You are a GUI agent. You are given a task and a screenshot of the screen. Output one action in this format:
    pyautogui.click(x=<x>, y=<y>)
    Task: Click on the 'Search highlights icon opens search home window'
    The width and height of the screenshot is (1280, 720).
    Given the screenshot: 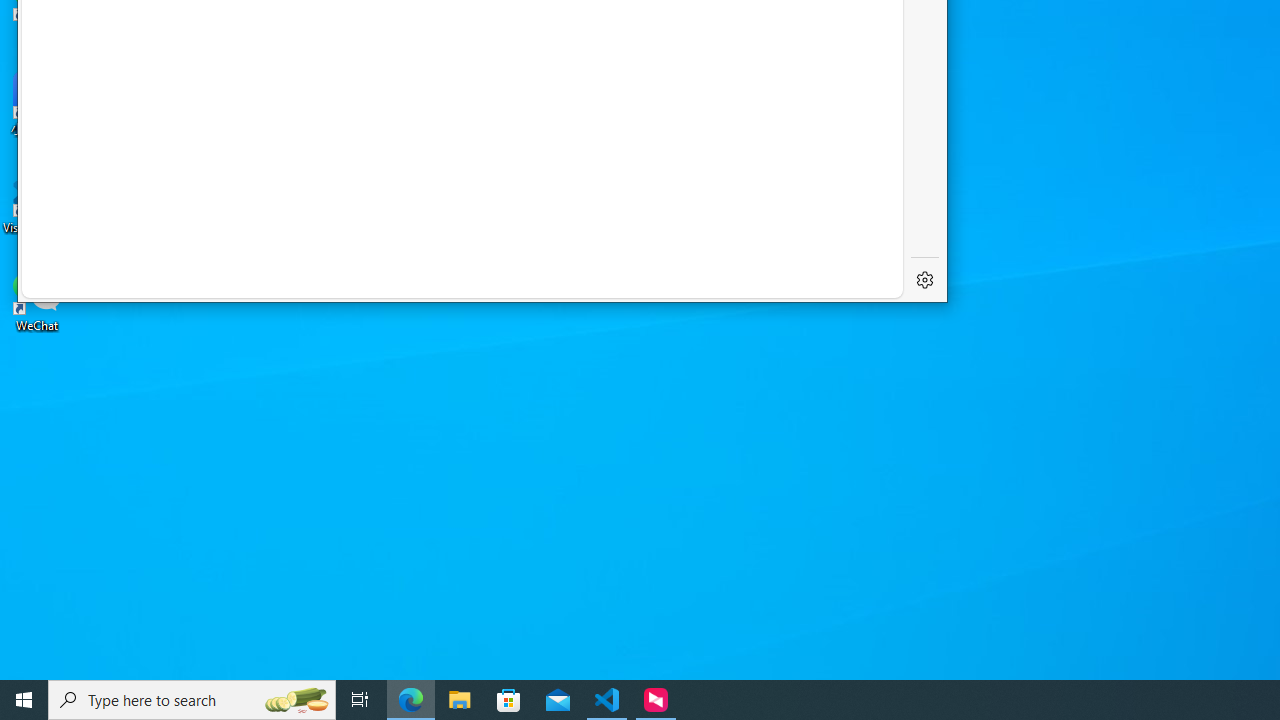 What is the action you would take?
    pyautogui.click(x=294, y=698)
    